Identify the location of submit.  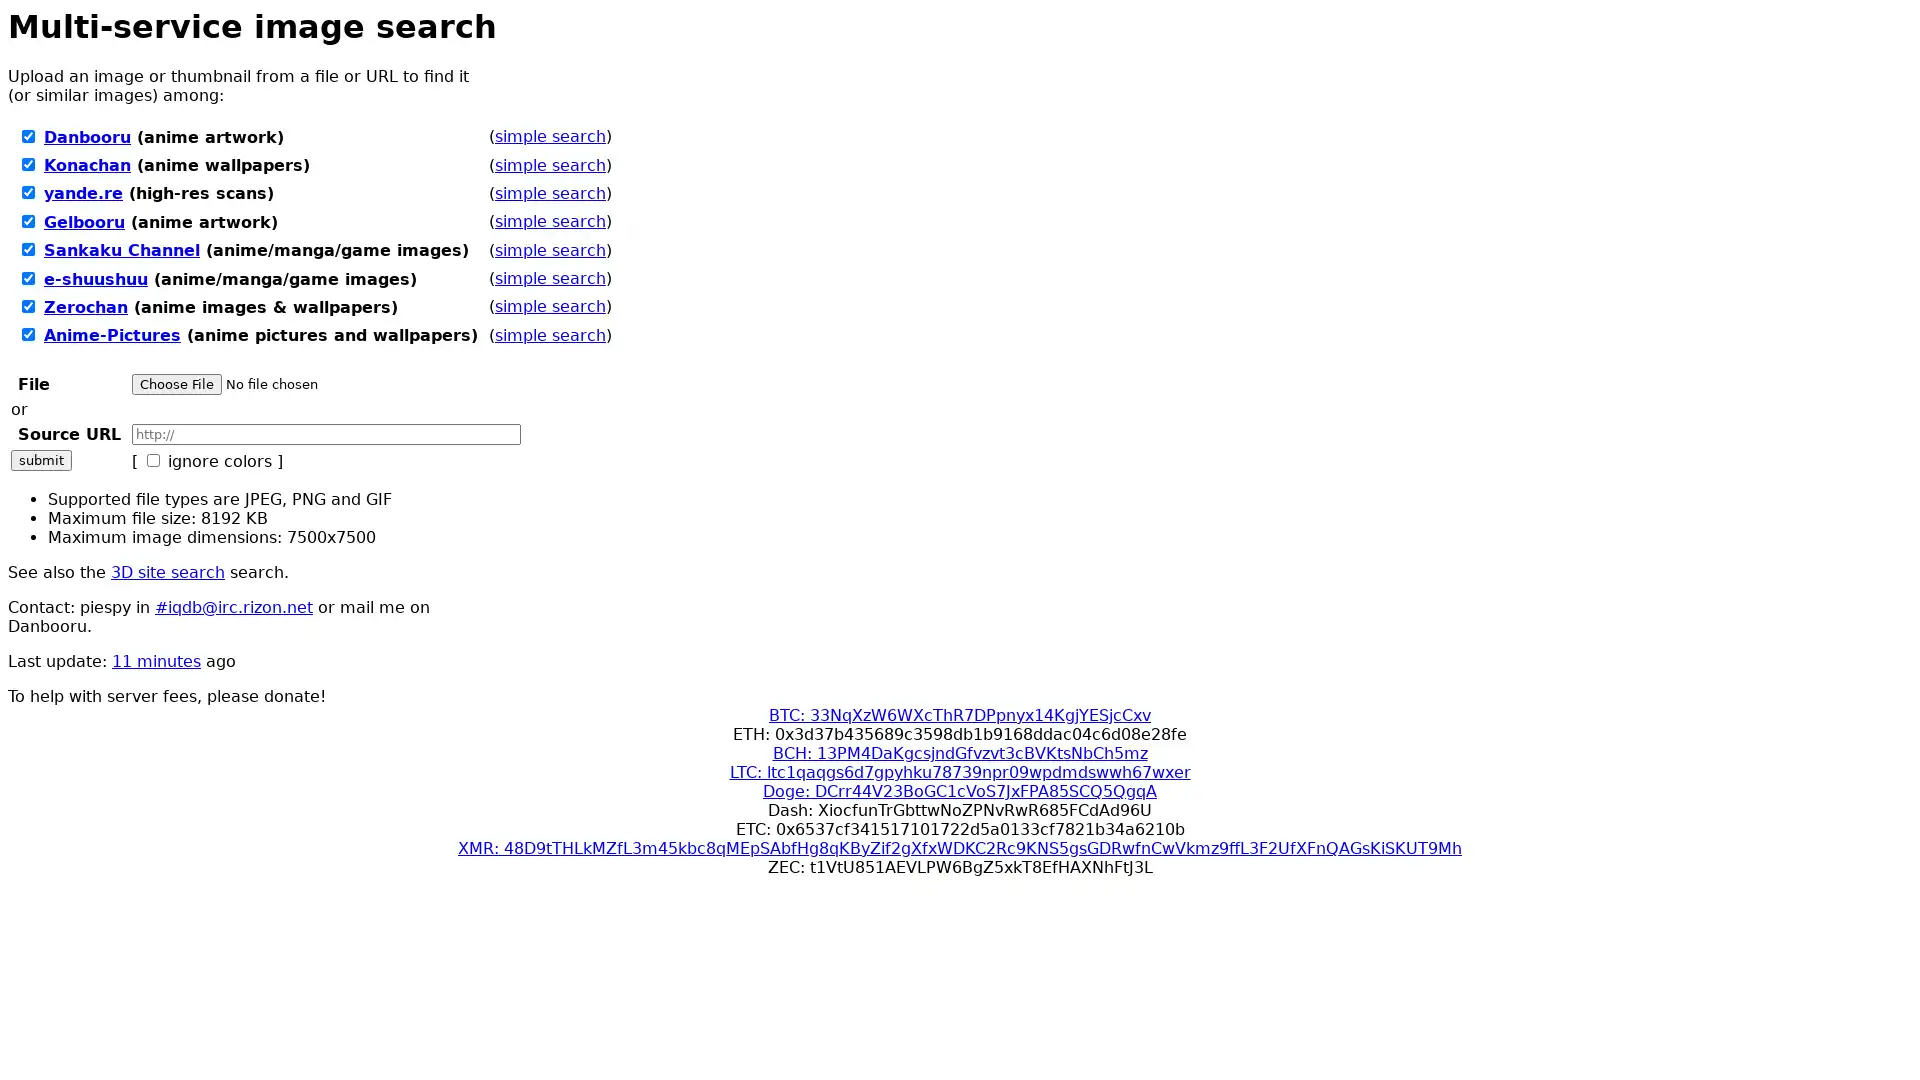
(41, 460).